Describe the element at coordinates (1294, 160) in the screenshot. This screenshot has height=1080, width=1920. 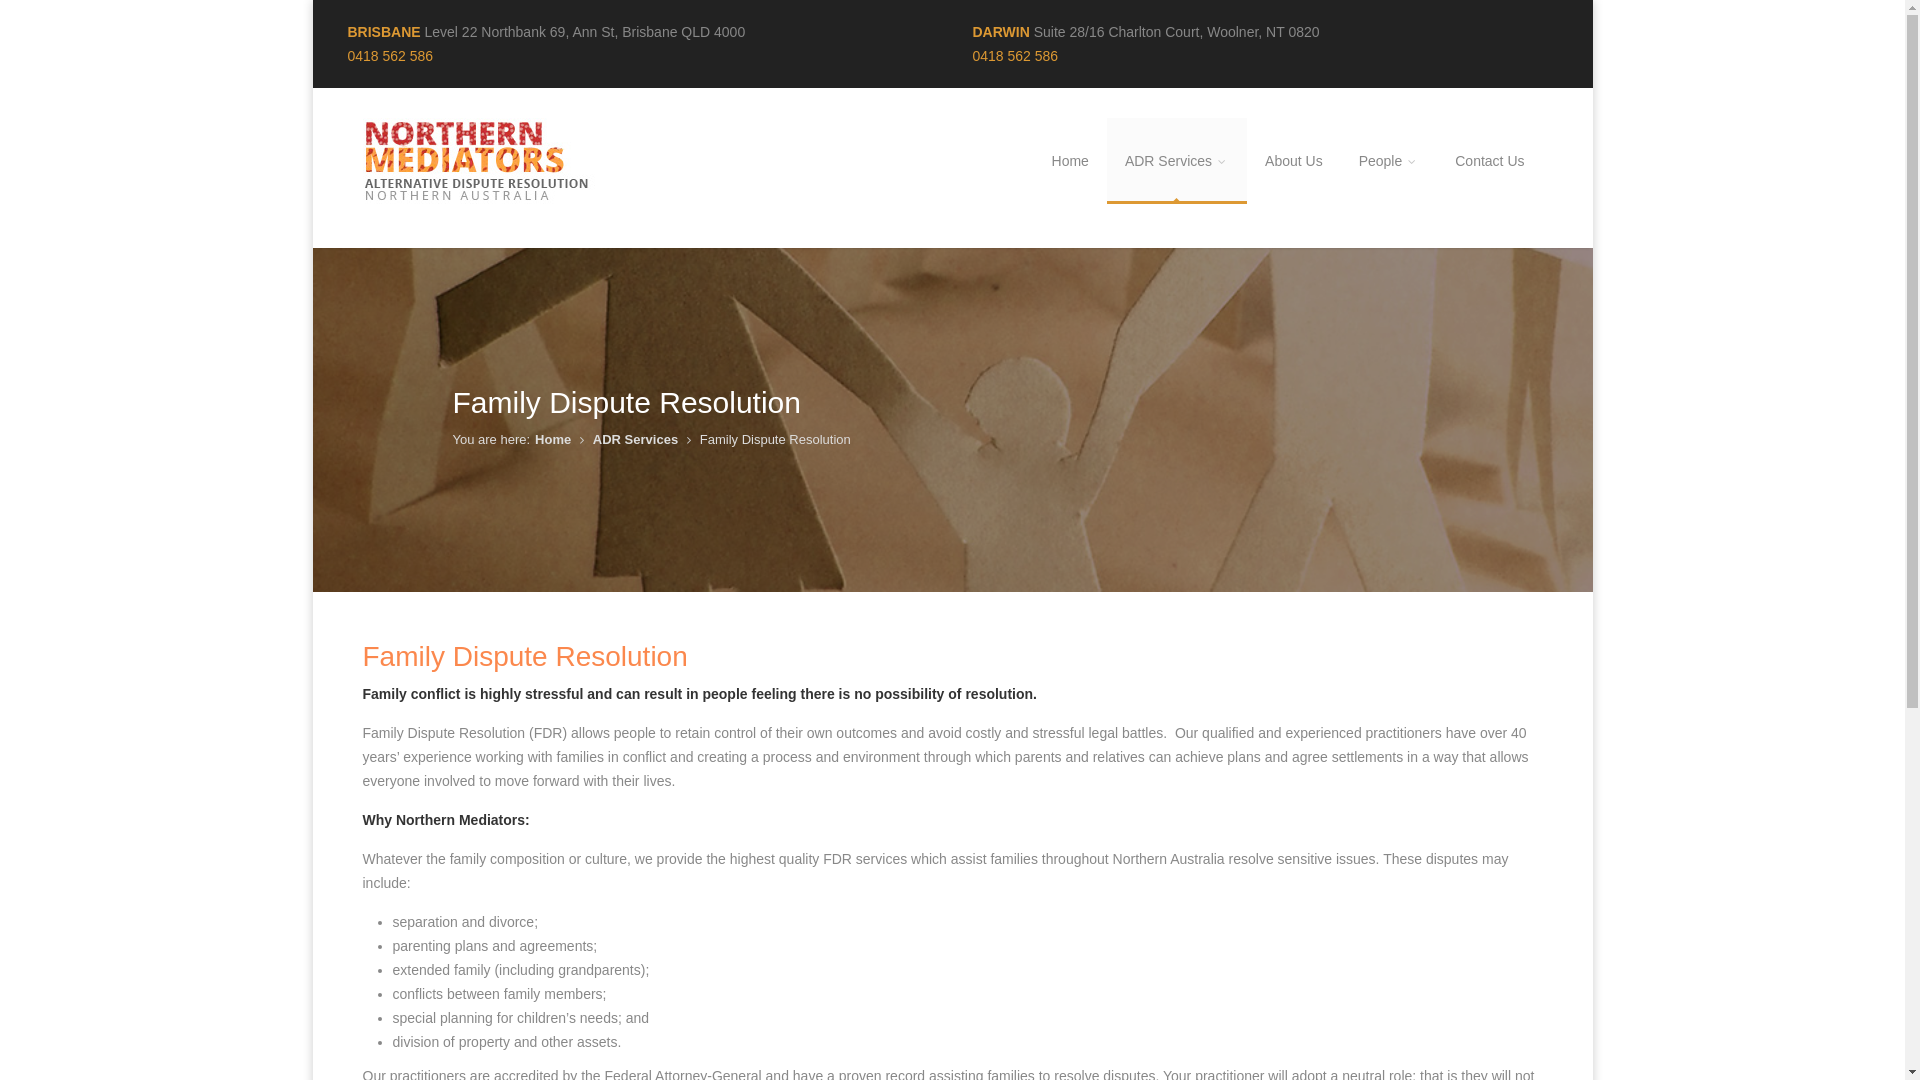
I see `'About Us'` at that location.